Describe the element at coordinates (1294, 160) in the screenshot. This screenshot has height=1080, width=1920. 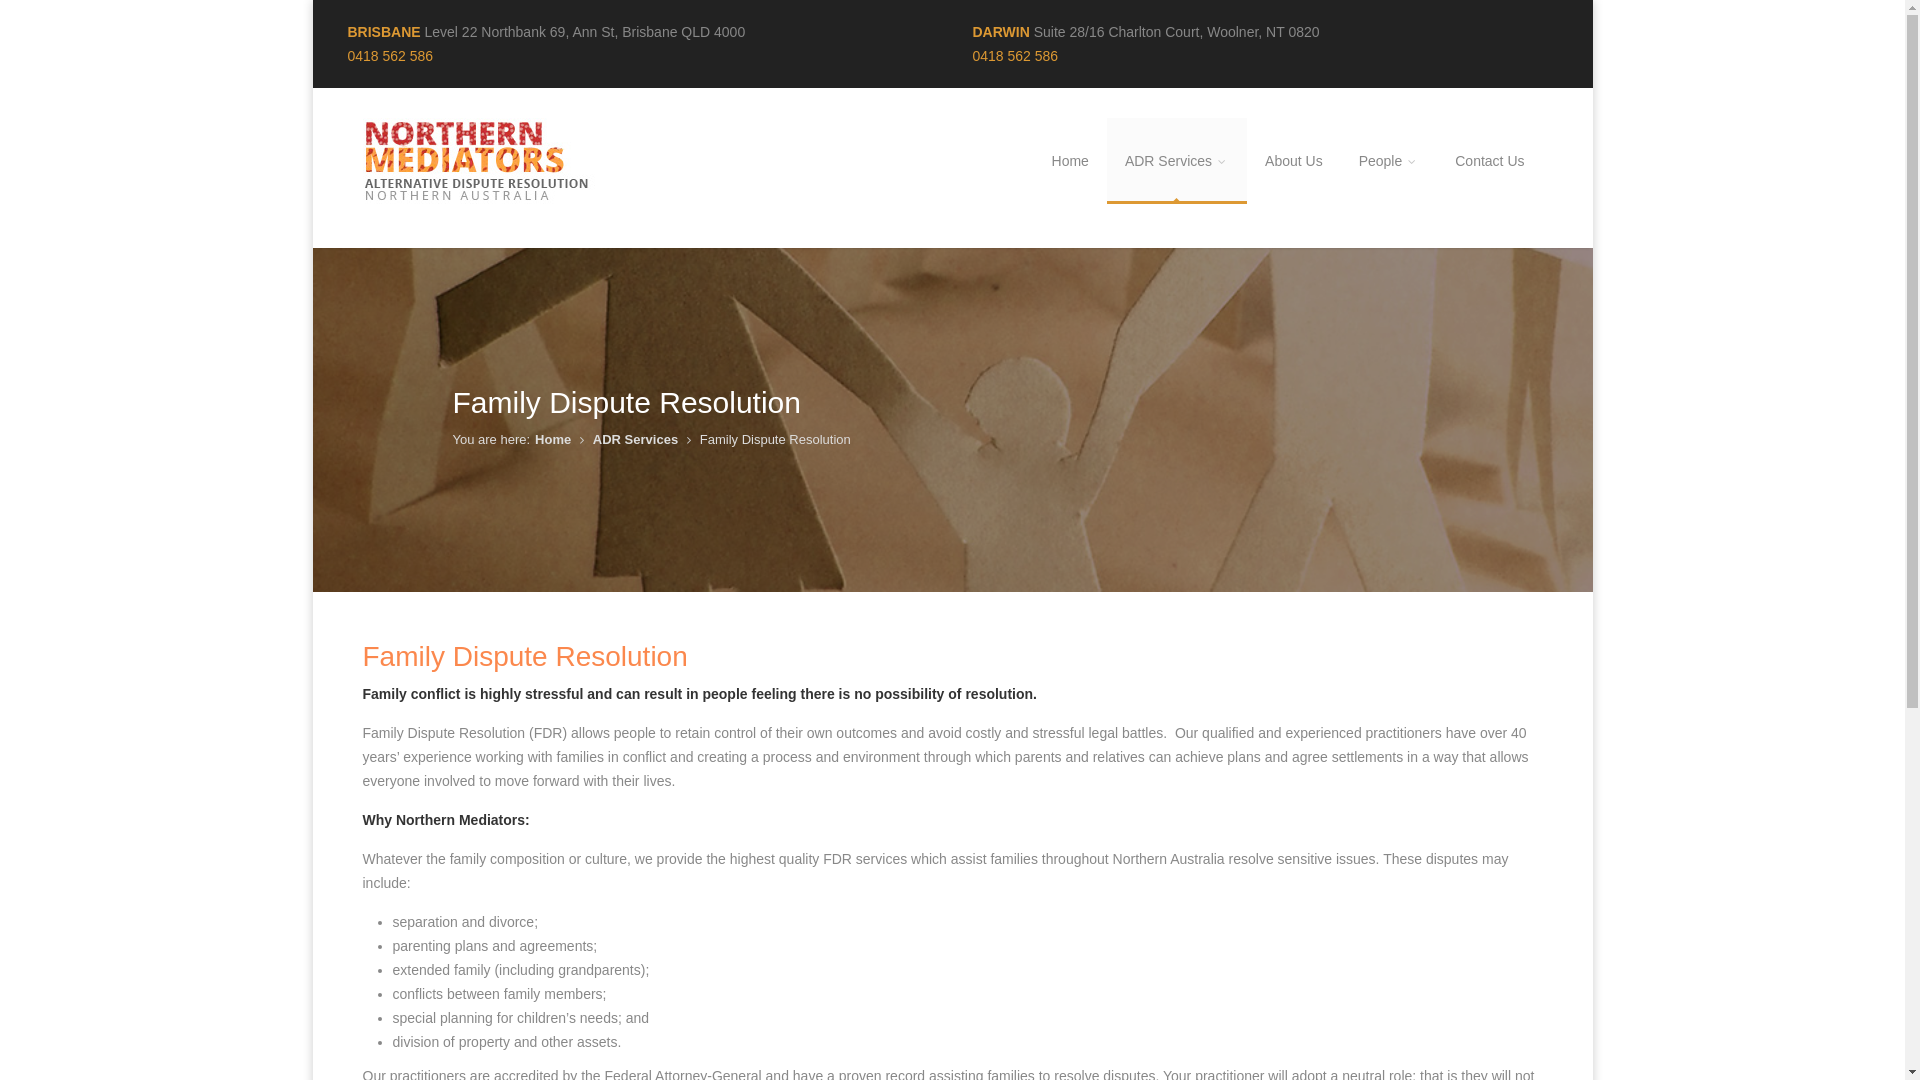
I see `'About Us'` at that location.